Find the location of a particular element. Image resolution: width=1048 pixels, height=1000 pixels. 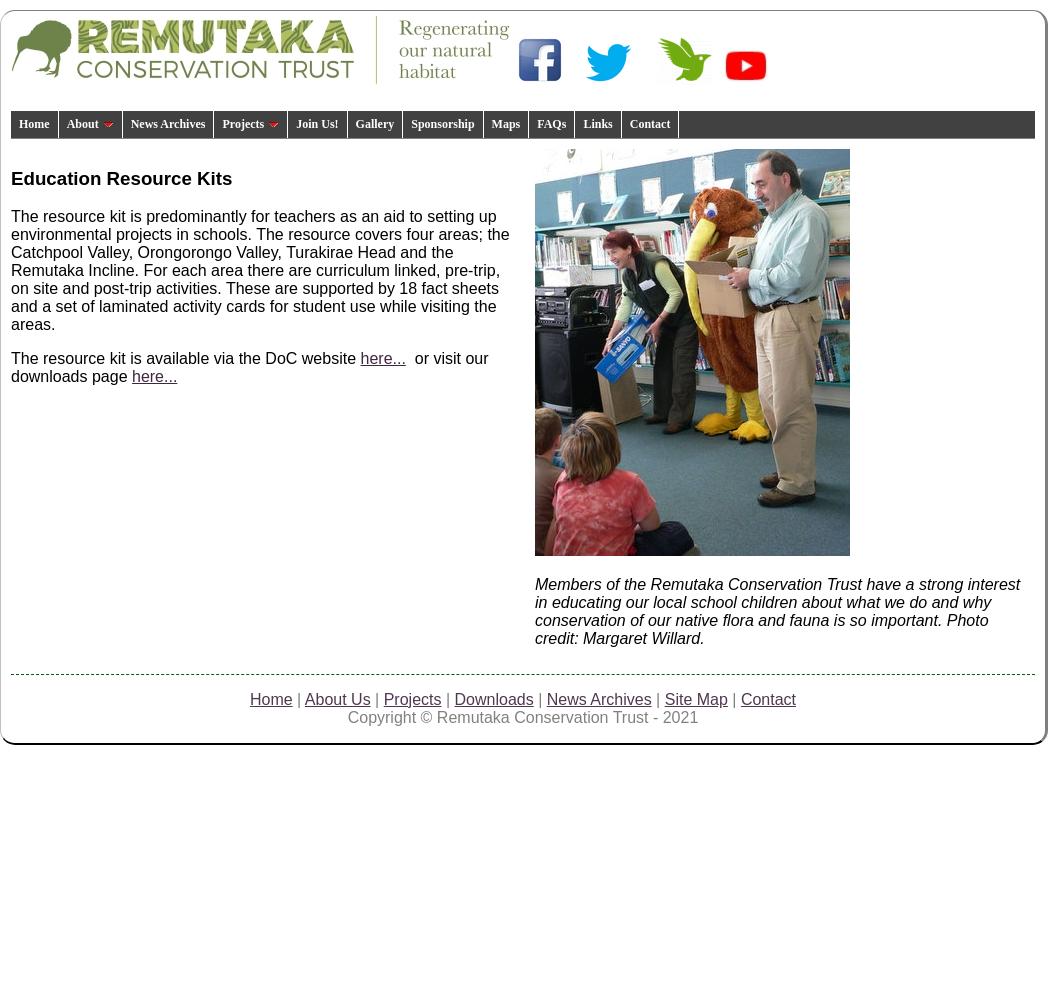

'Site Map' is located at coordinates (664, 698).